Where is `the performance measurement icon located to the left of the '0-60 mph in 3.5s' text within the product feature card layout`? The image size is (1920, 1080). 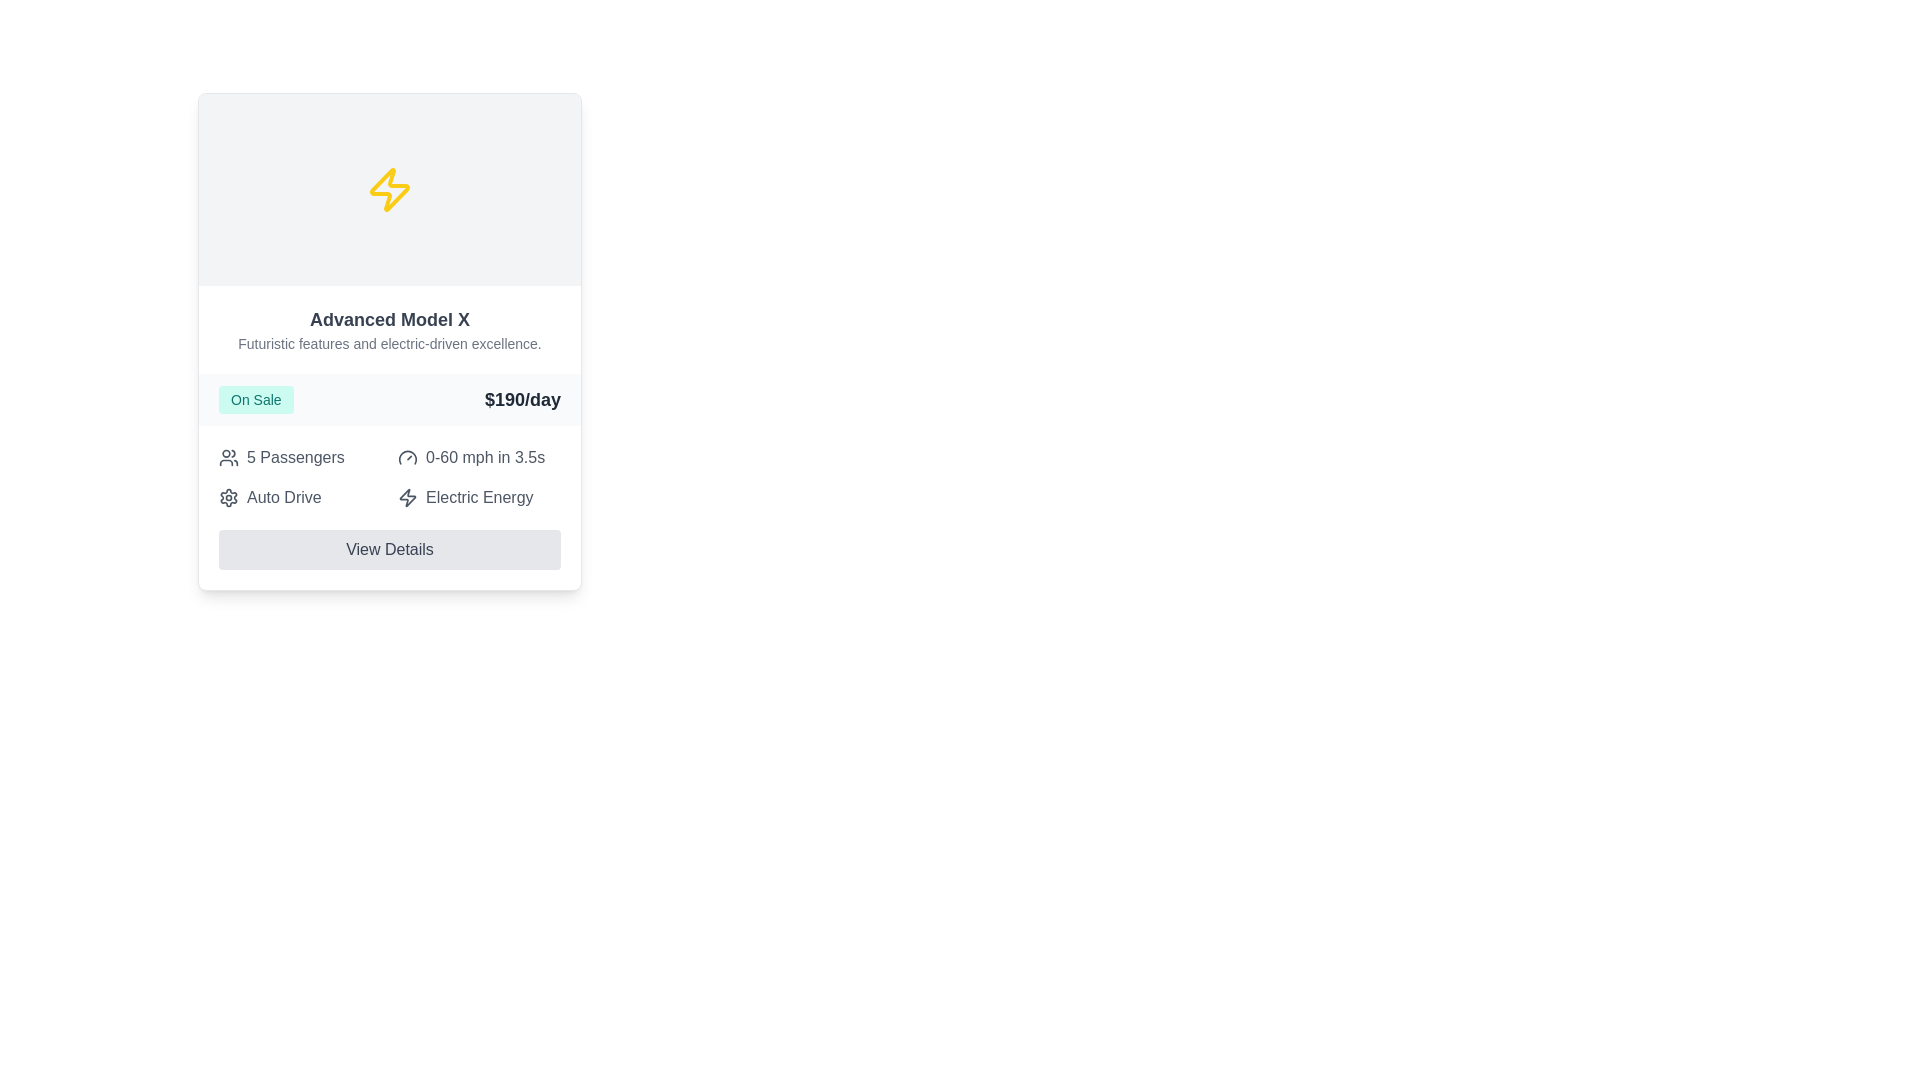
the performance measurement icon located to the left of the '0-60 mph in 3.5s' text within the product feature card layout is located at coordinates (407, 458).